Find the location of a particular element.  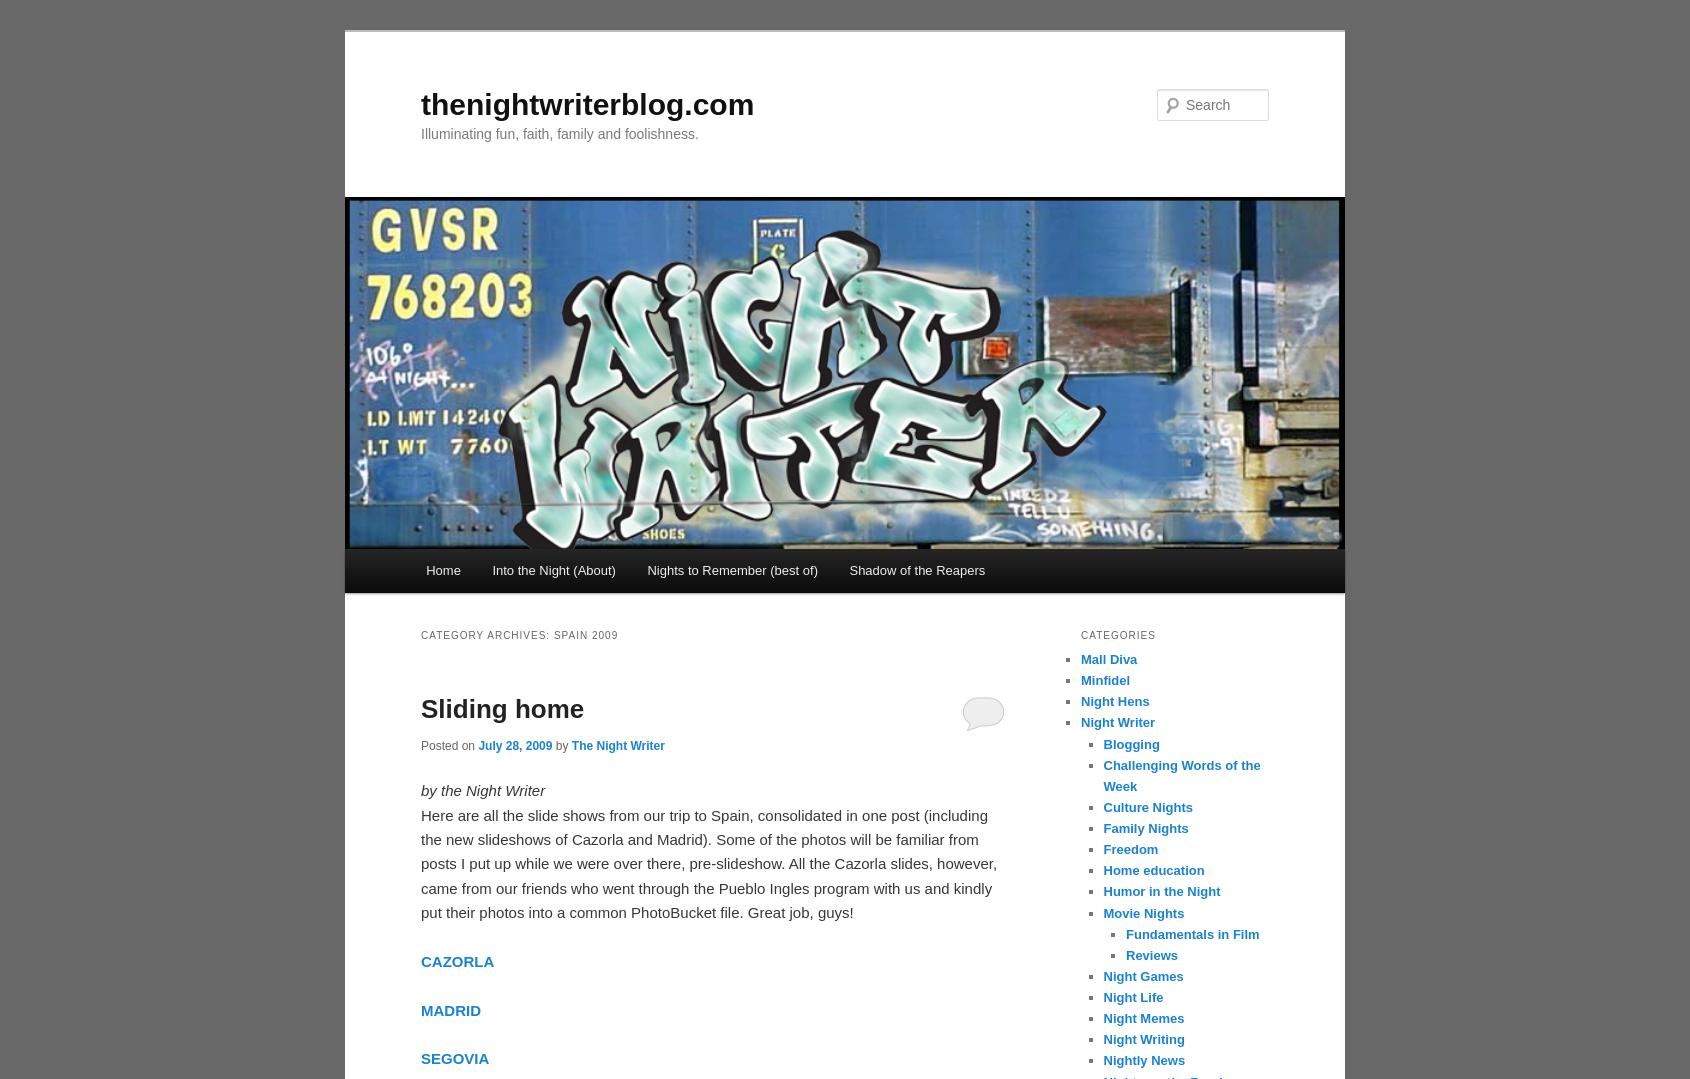

'Night Writing' is located at coordinates (1143, 1038).